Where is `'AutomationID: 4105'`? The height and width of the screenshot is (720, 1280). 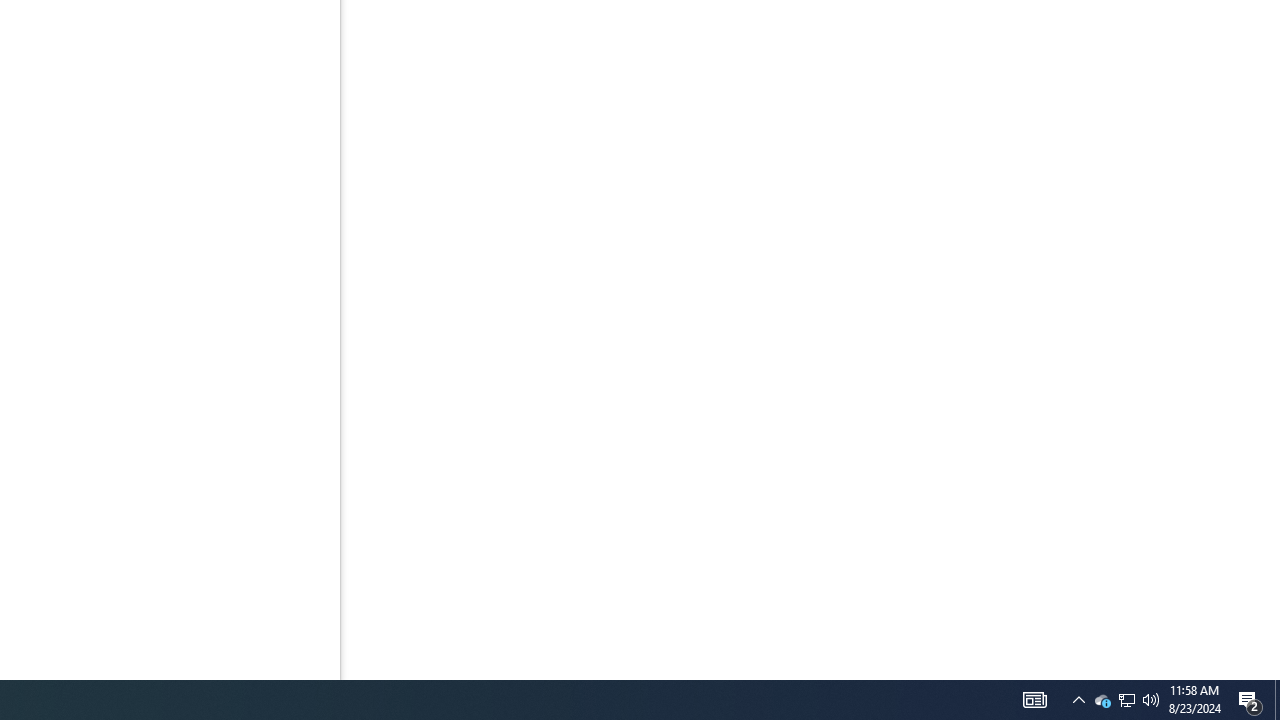 'AutomationID: 4105' is located at coordinates (1034, 698).